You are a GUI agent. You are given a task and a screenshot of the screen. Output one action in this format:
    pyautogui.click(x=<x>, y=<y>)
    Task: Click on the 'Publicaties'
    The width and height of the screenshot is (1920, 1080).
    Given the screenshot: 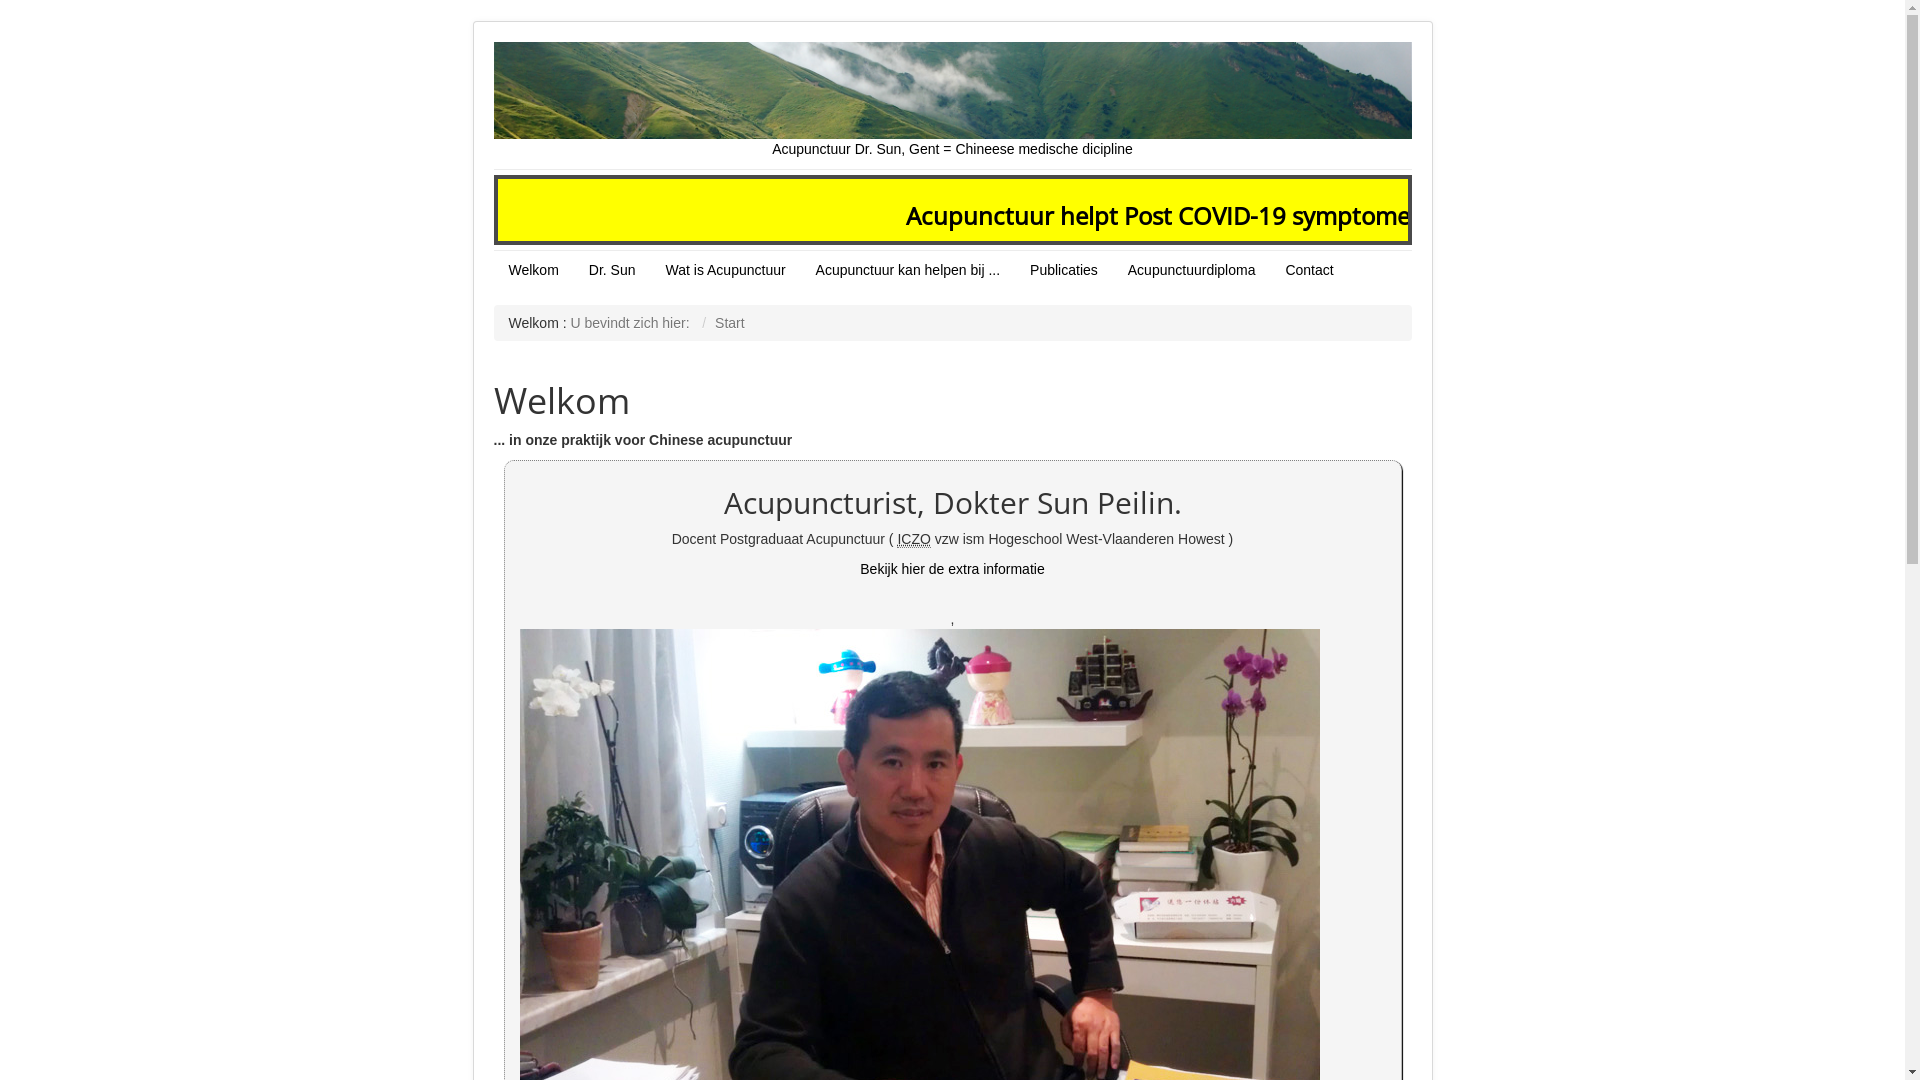 What is the action you would take?
    pyautogui.click(x=1063, y=270)
    